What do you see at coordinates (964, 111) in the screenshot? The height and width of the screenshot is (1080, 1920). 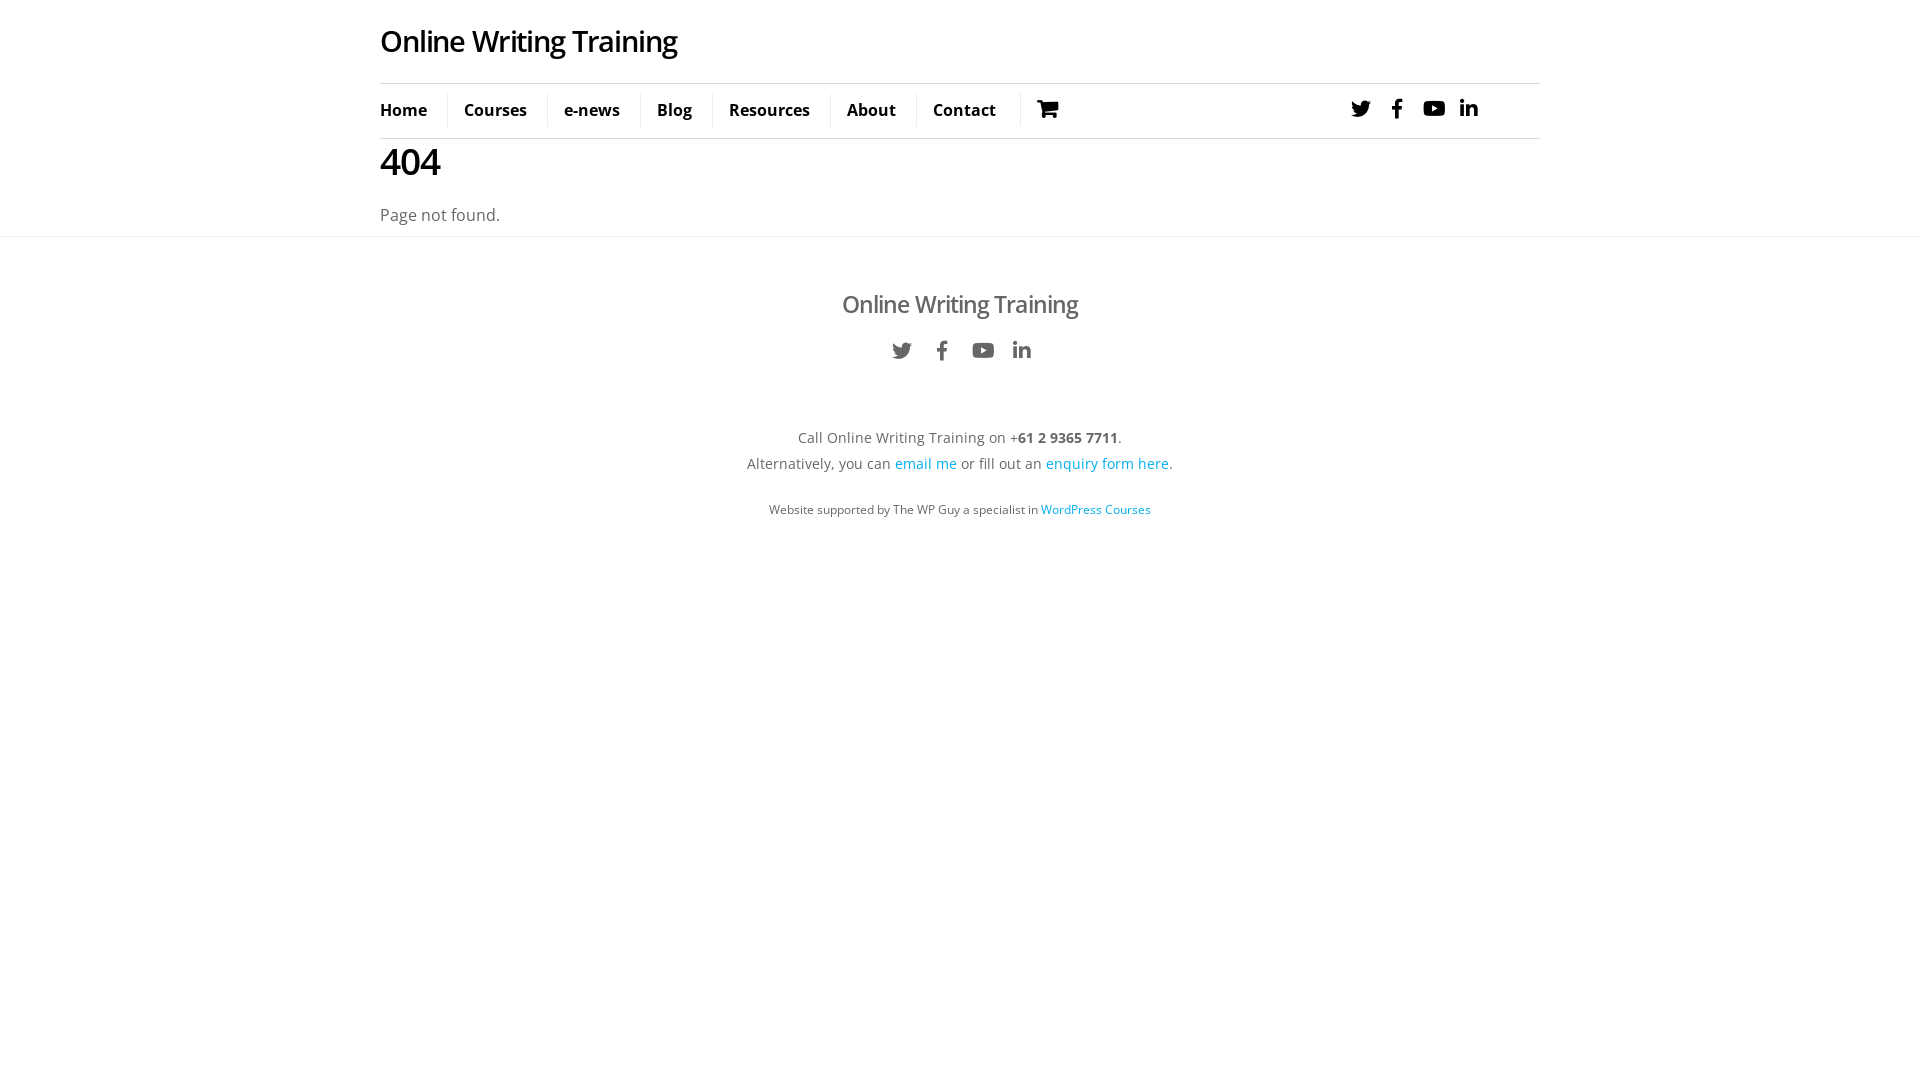 I see `'Contact'` at bounding box center [964, 111].